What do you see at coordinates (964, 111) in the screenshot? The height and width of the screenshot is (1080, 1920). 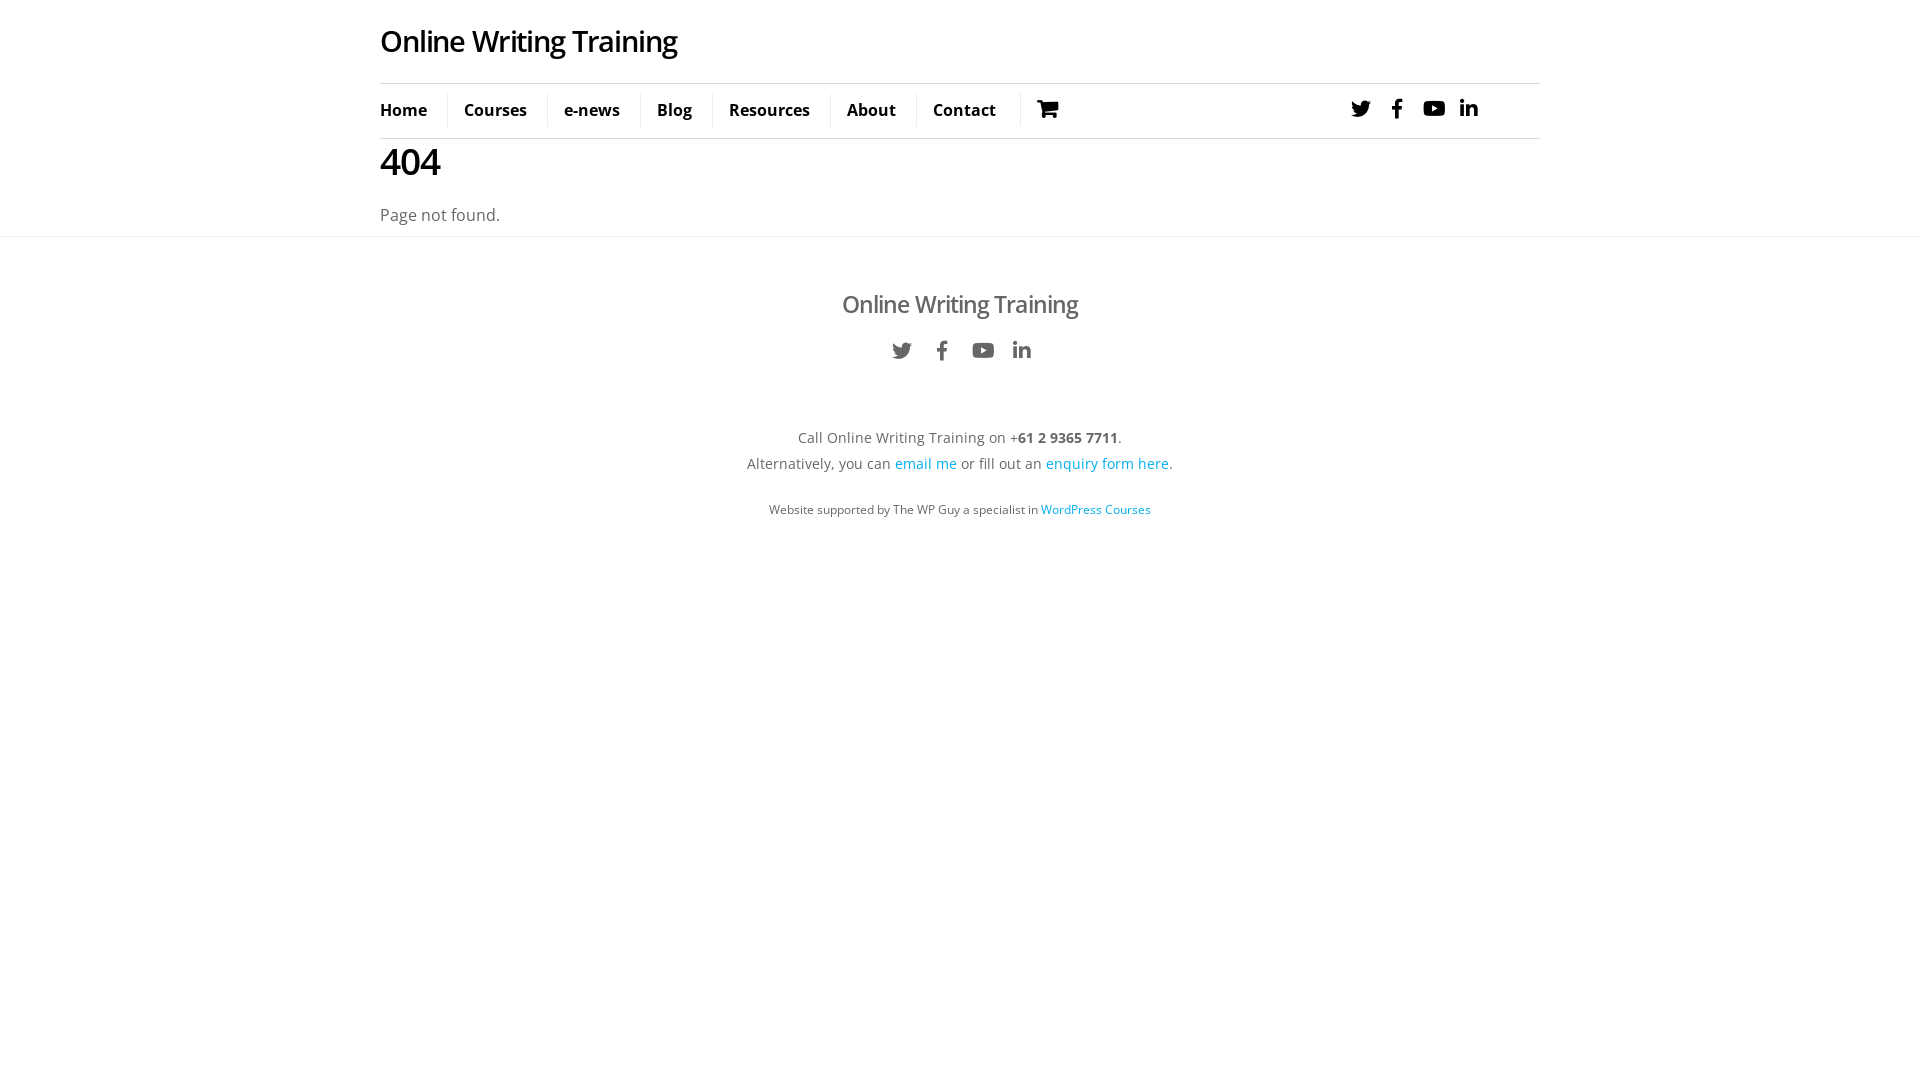 I see `'Contact'` at bounding box center [964, 111].